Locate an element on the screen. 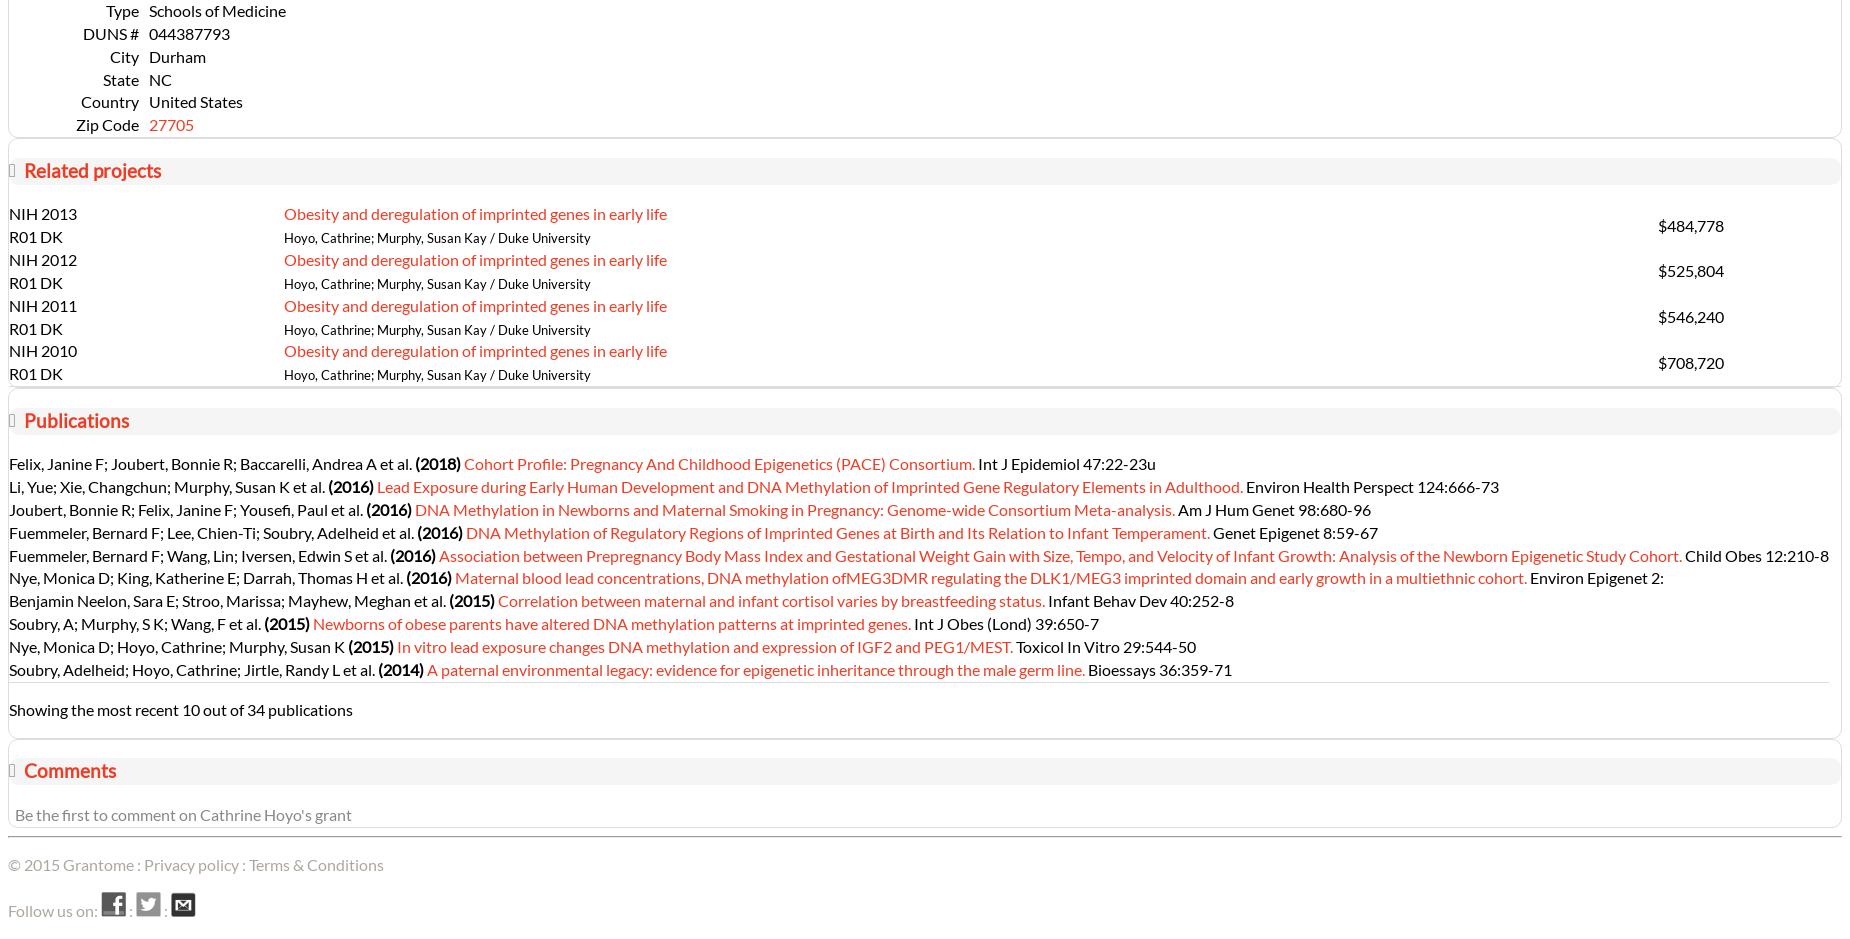  'NIH 2012' is located at coordinates (41, 257).